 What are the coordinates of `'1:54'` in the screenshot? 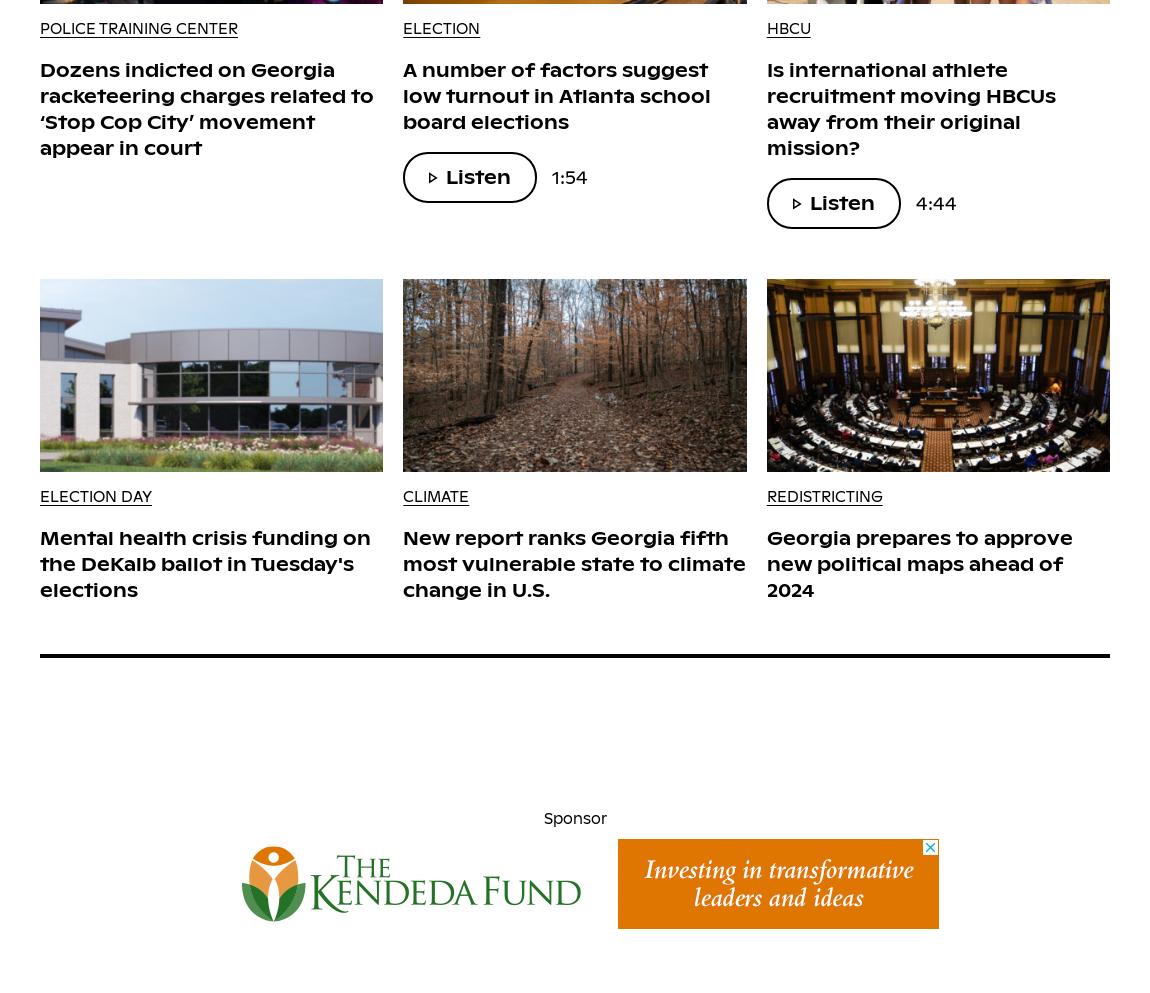 It's located at (570, 176).